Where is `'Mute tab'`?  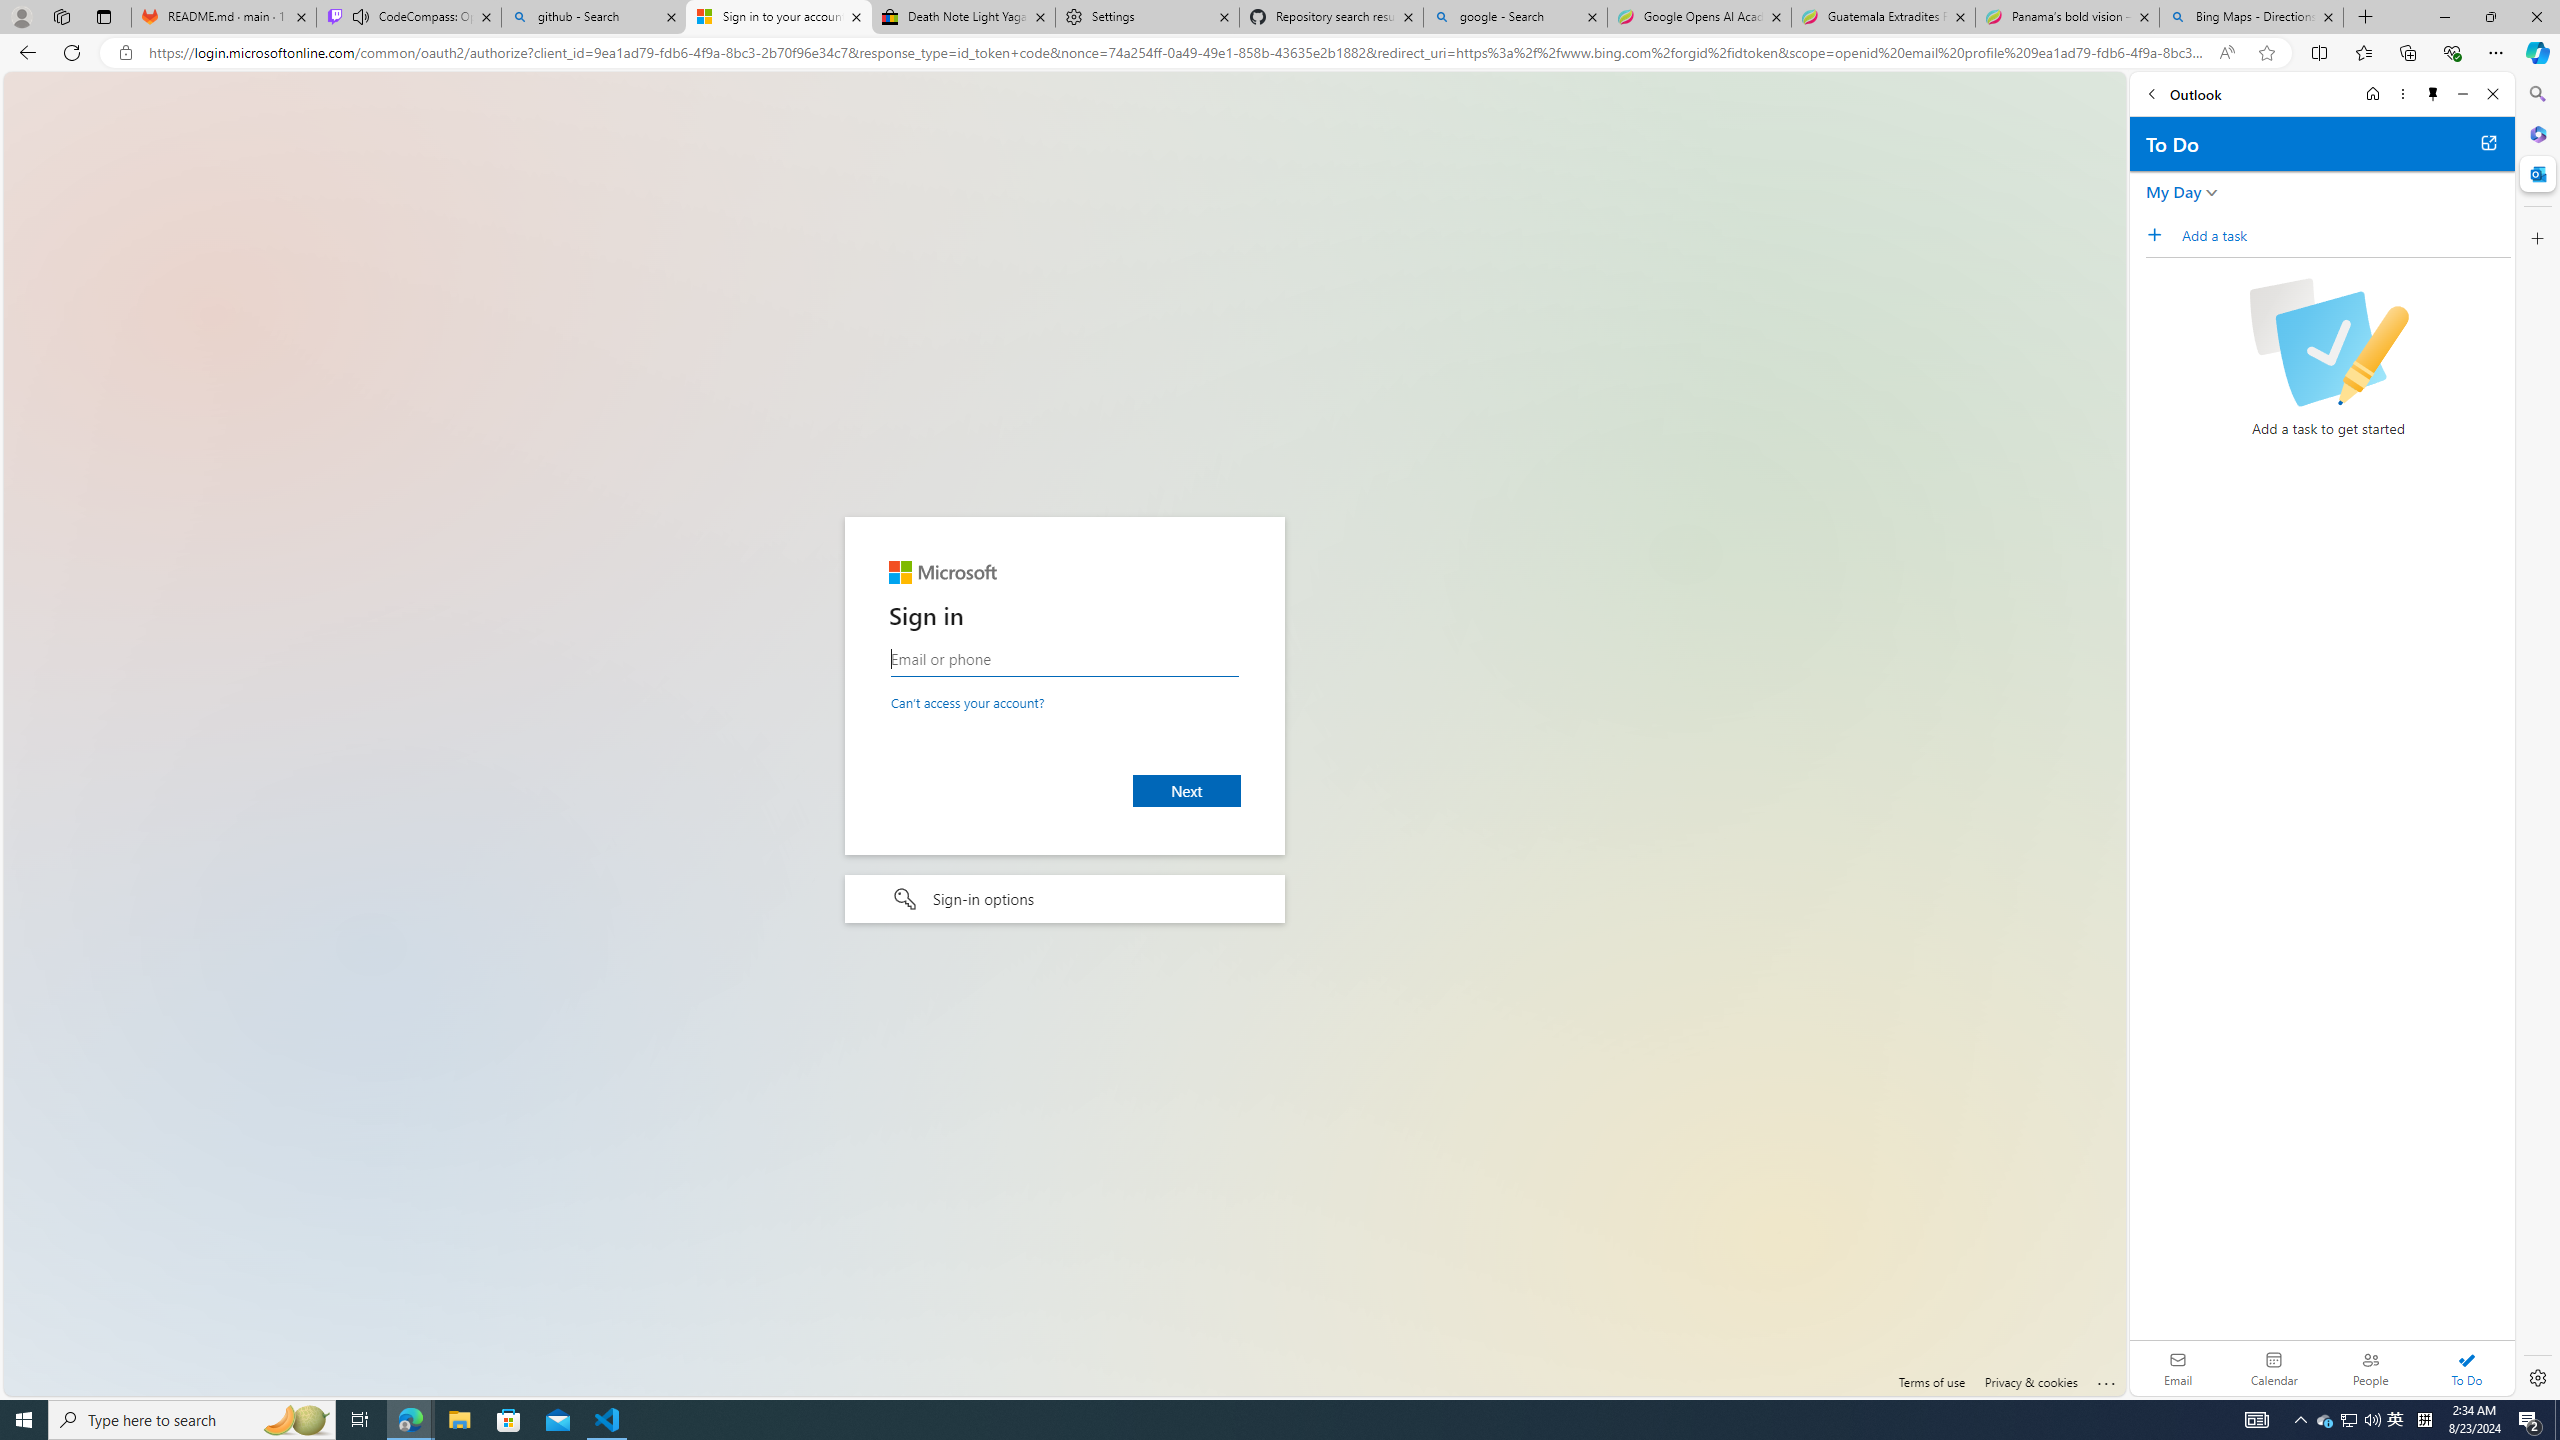 'Mute tab' is located at coordinates (359, 15).